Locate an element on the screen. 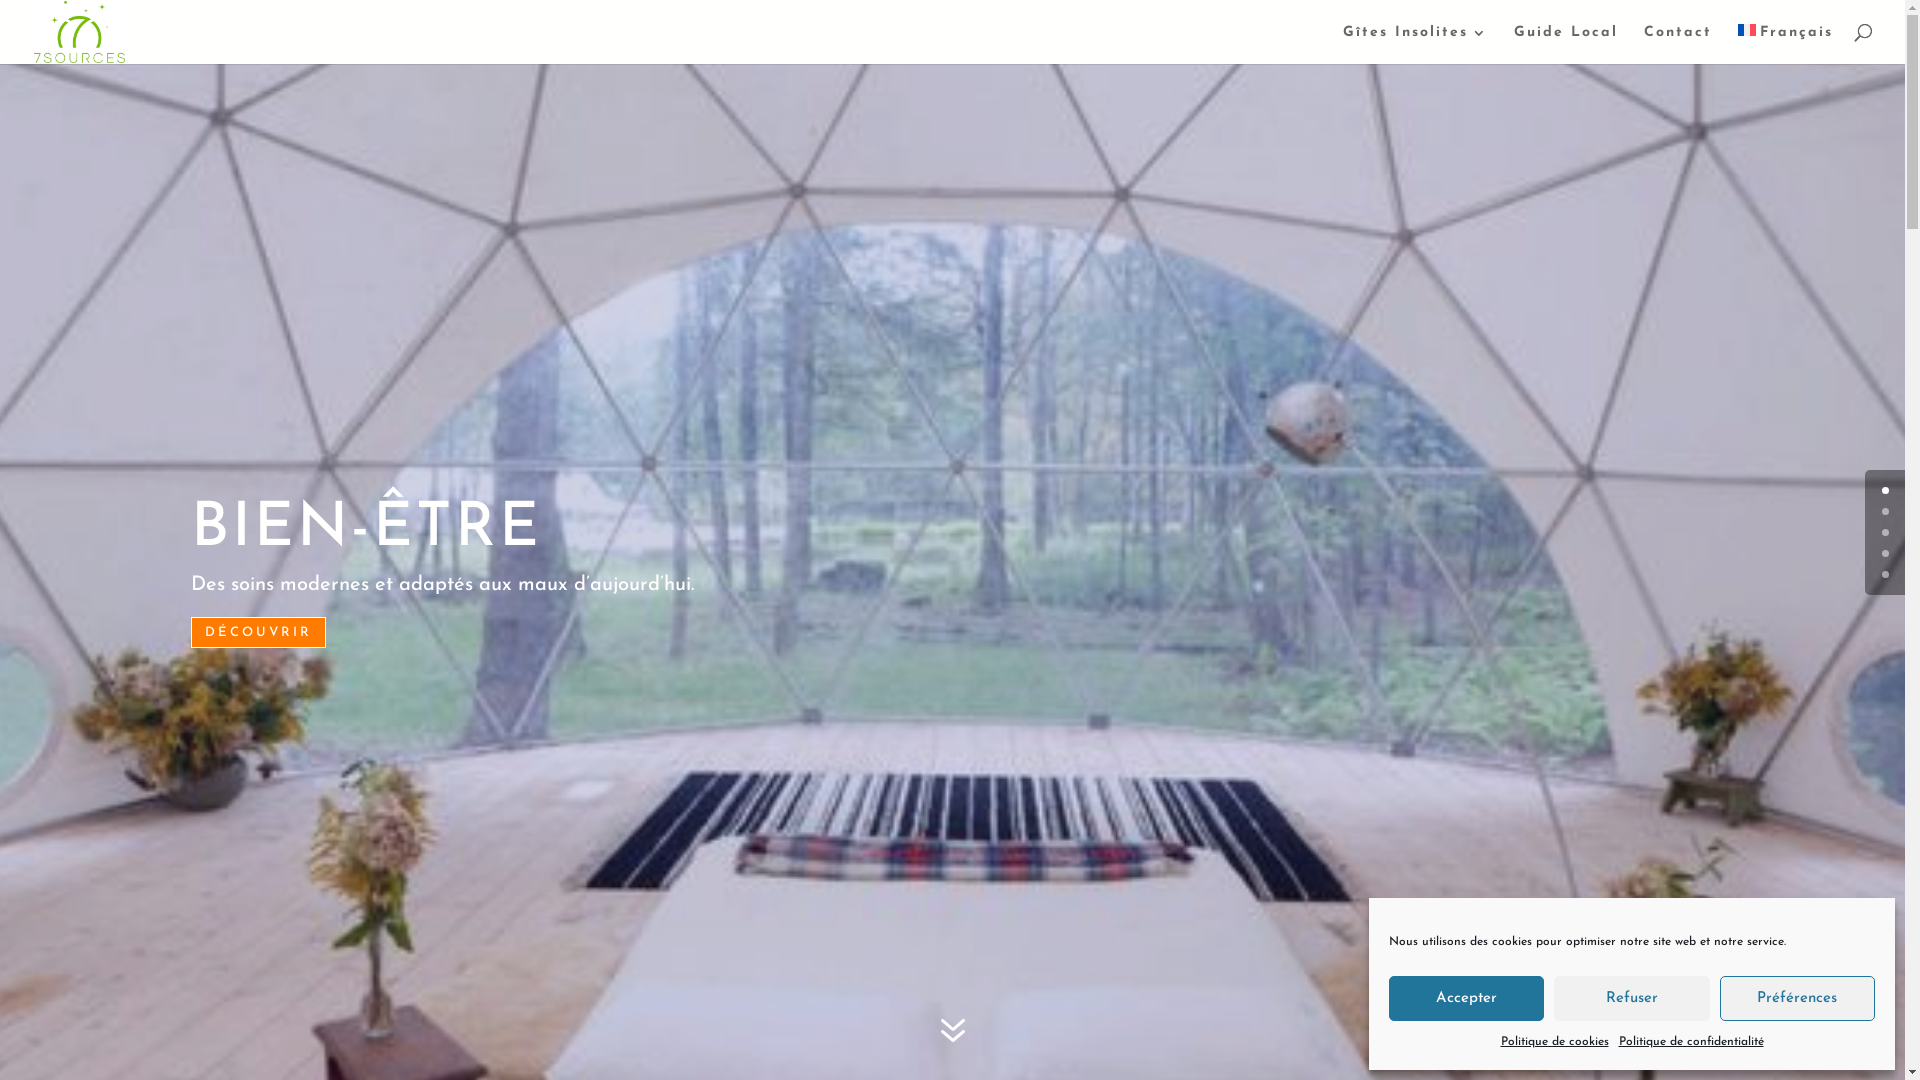 This screenshot has height=1080, width=1920. '3' is located at coordinates (1880, 553).